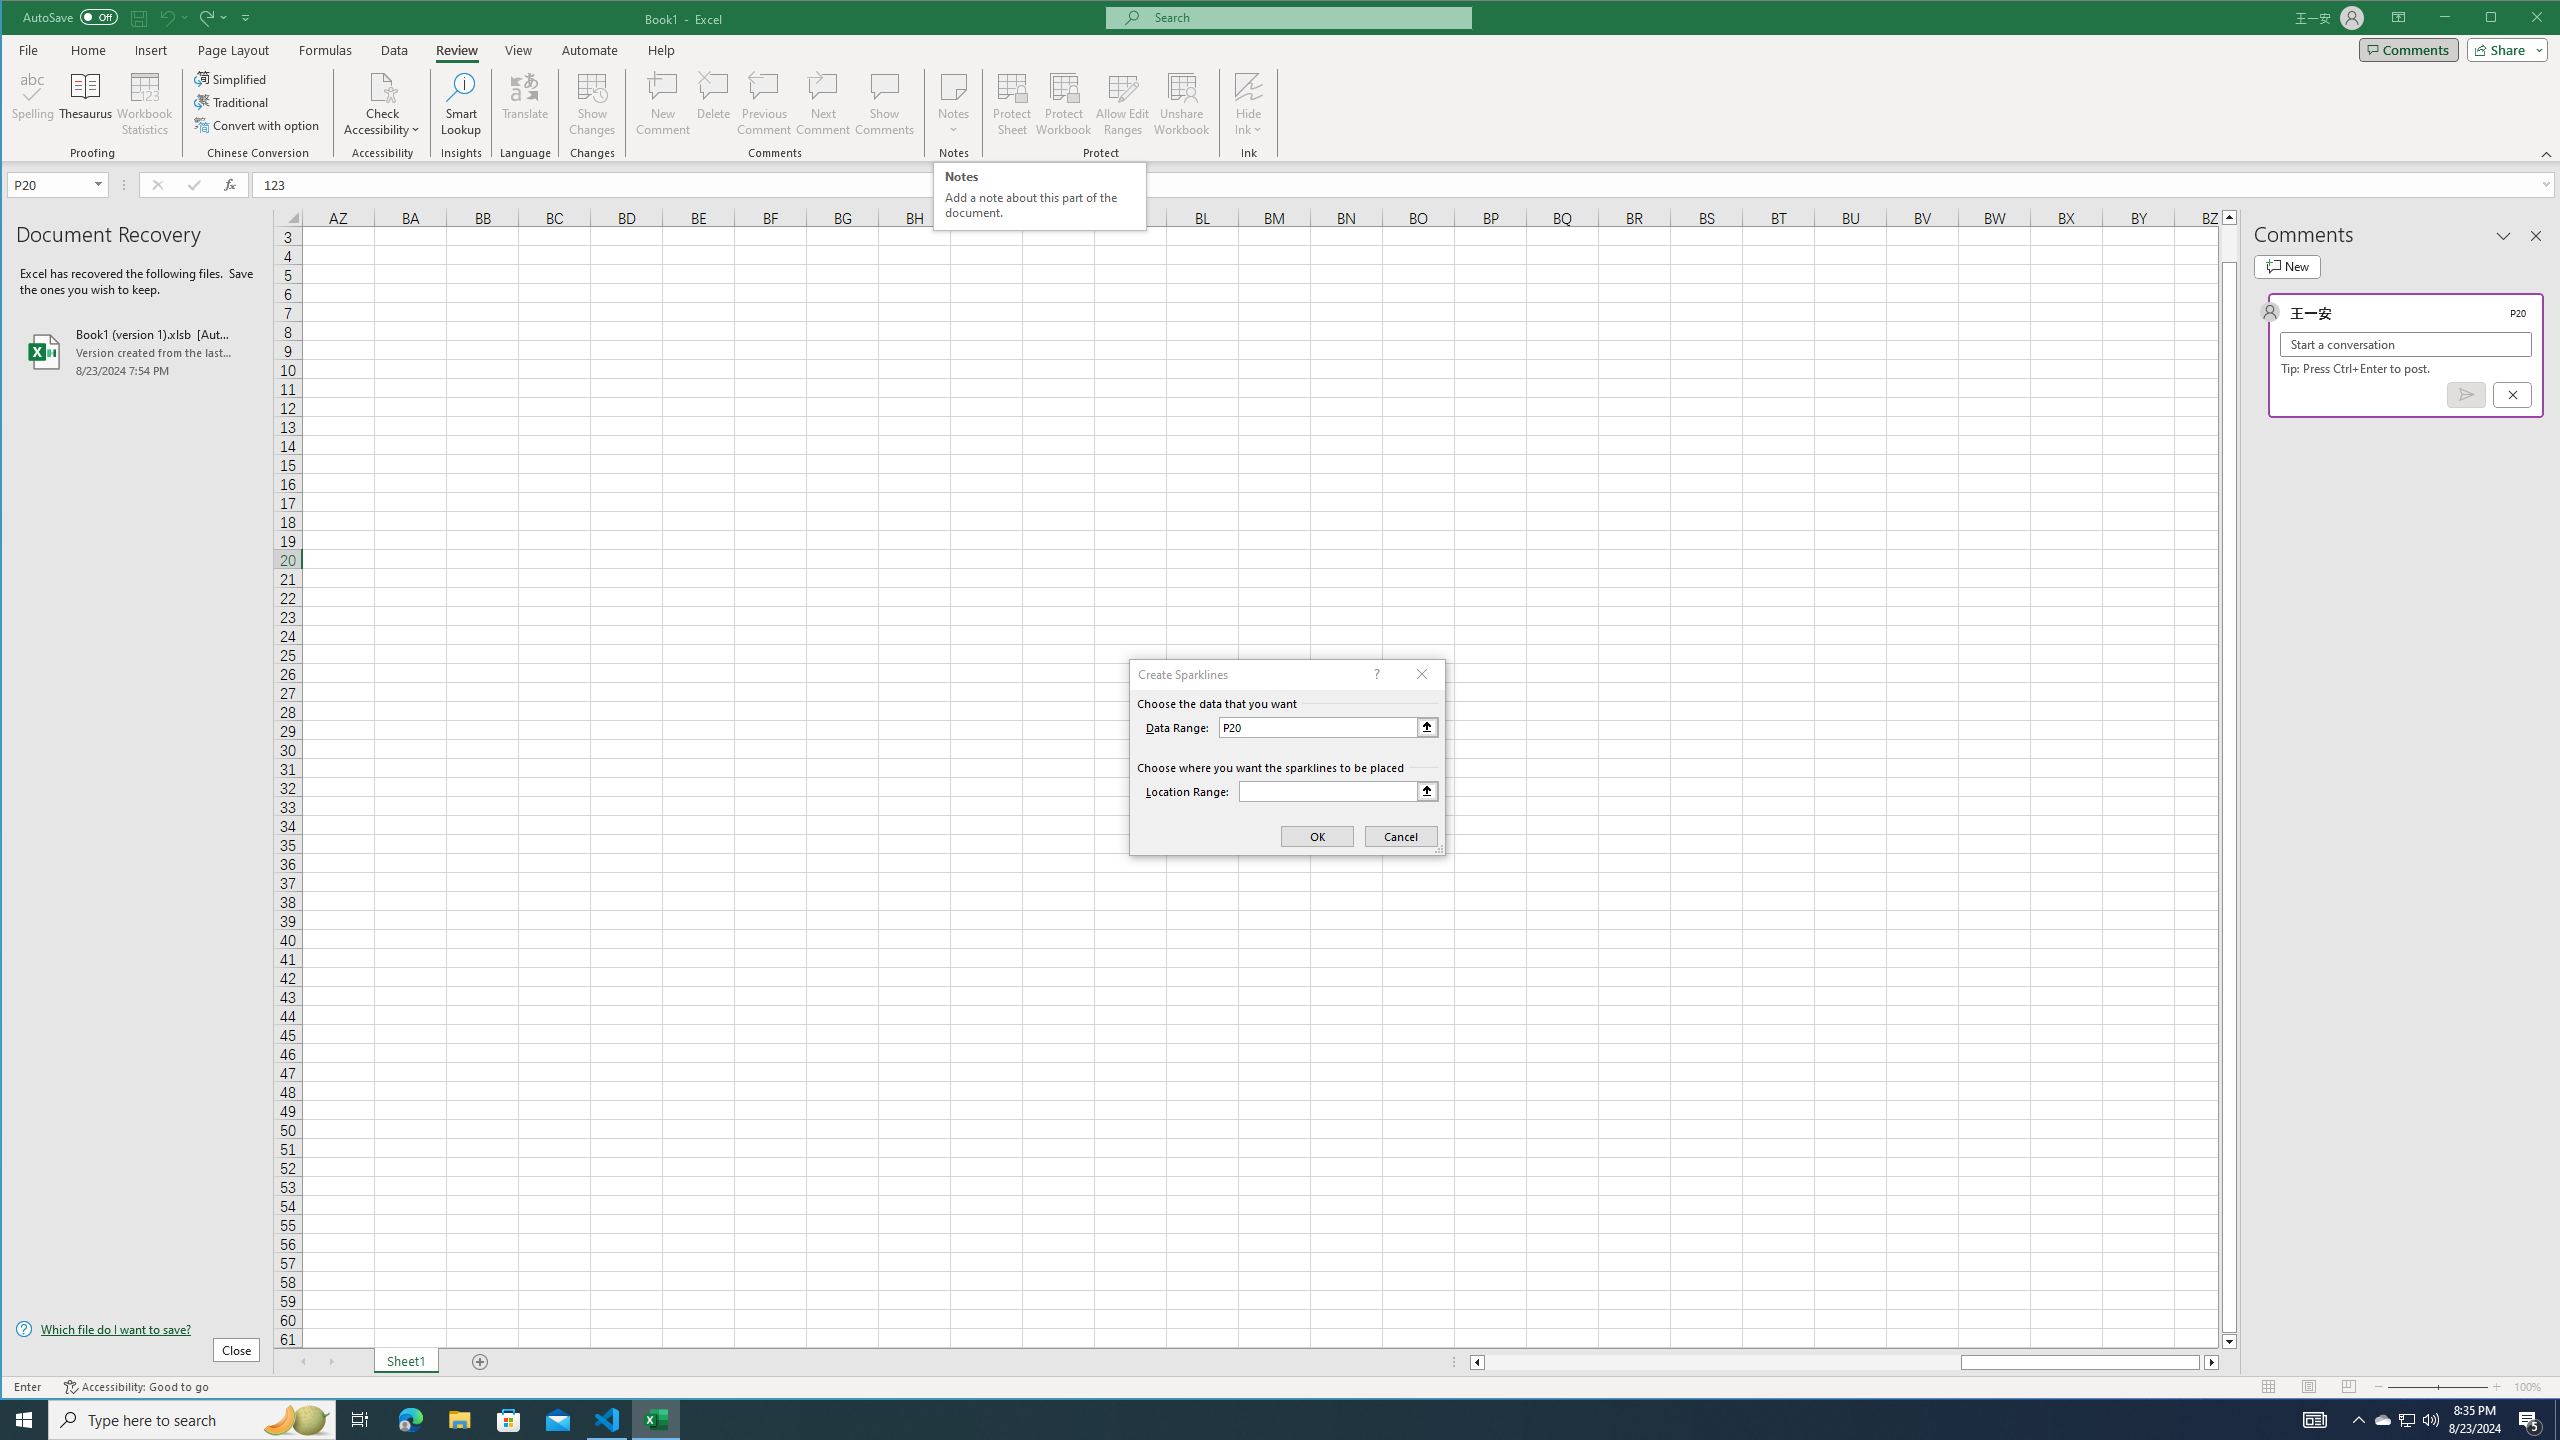  I want to click on 'Spelling...', so click(32, 103).